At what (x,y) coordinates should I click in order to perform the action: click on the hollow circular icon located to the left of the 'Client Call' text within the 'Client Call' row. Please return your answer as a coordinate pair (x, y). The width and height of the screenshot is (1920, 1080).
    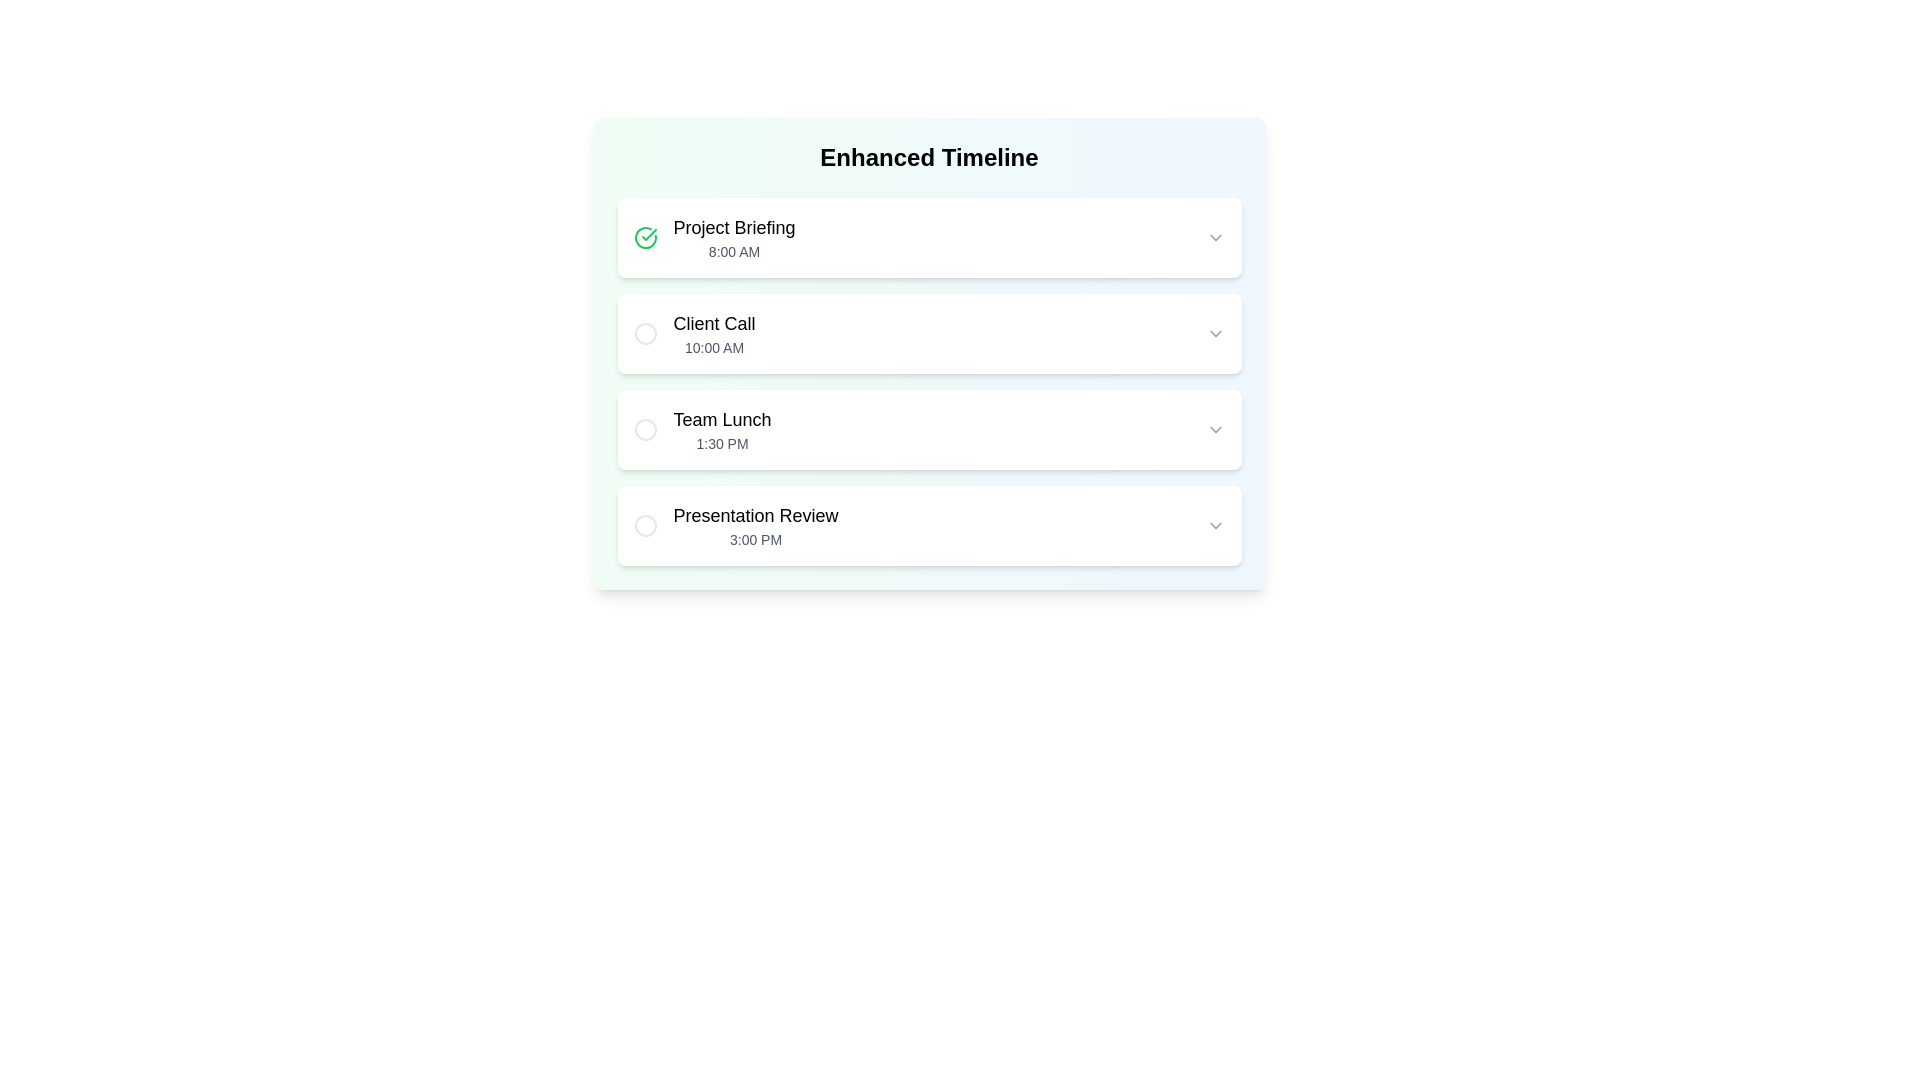
    Looking at the image, I should click on (645, 333).